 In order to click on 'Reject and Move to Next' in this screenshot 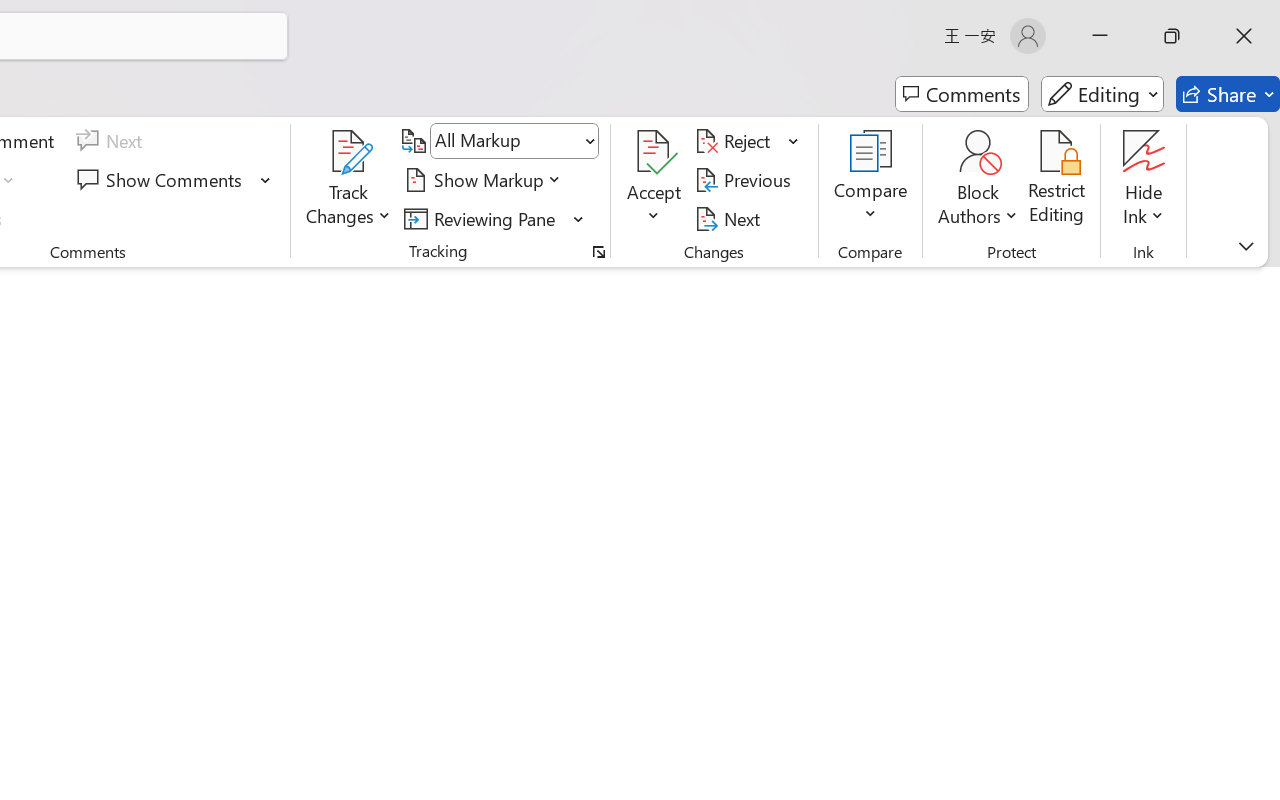, I will do `click(735, 141)`.